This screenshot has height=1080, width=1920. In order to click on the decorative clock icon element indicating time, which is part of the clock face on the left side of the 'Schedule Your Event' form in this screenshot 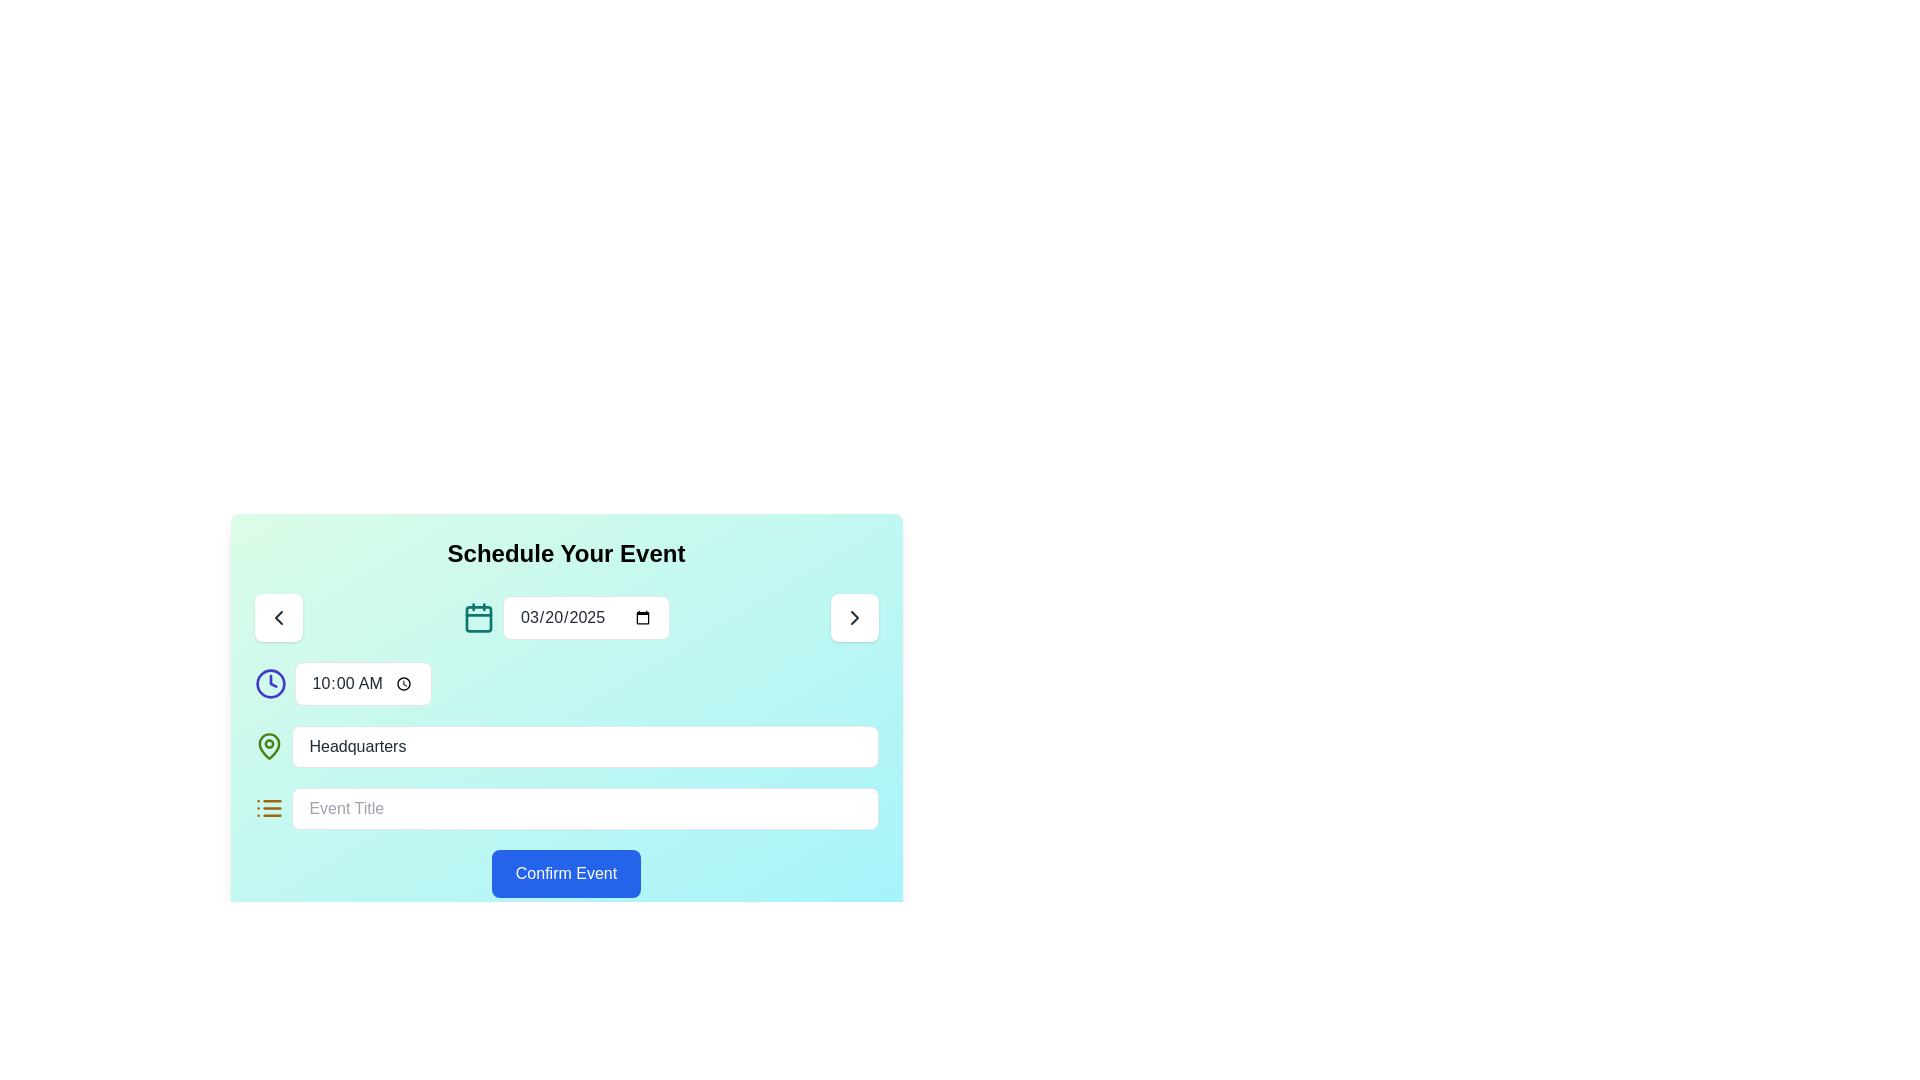, I will do `click(269, 682)`.